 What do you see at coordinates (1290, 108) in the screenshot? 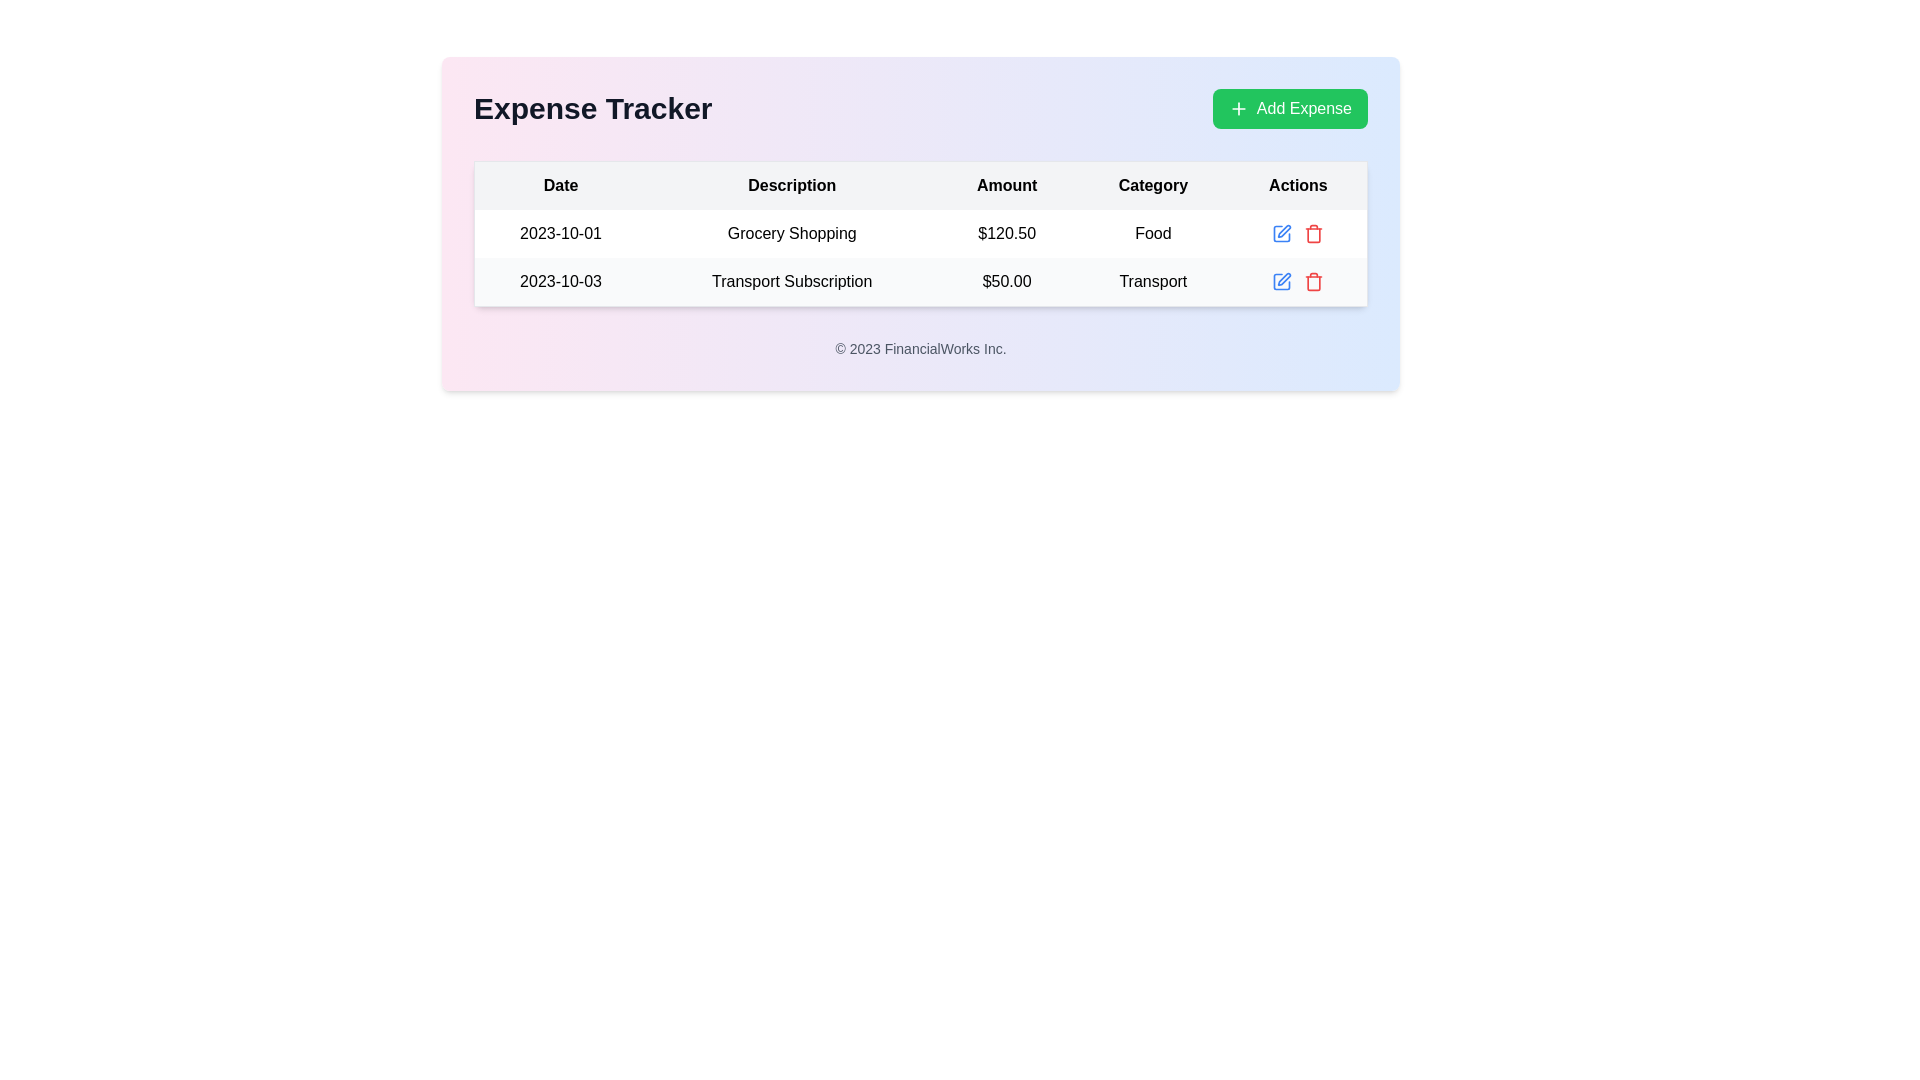
I see `the 'Add Expense' button located at the right end of the header section, aligned with the 'Expense Tracker' label, to navigate and prepare for adding a new expense entry` at bounding box center [1290, 108].